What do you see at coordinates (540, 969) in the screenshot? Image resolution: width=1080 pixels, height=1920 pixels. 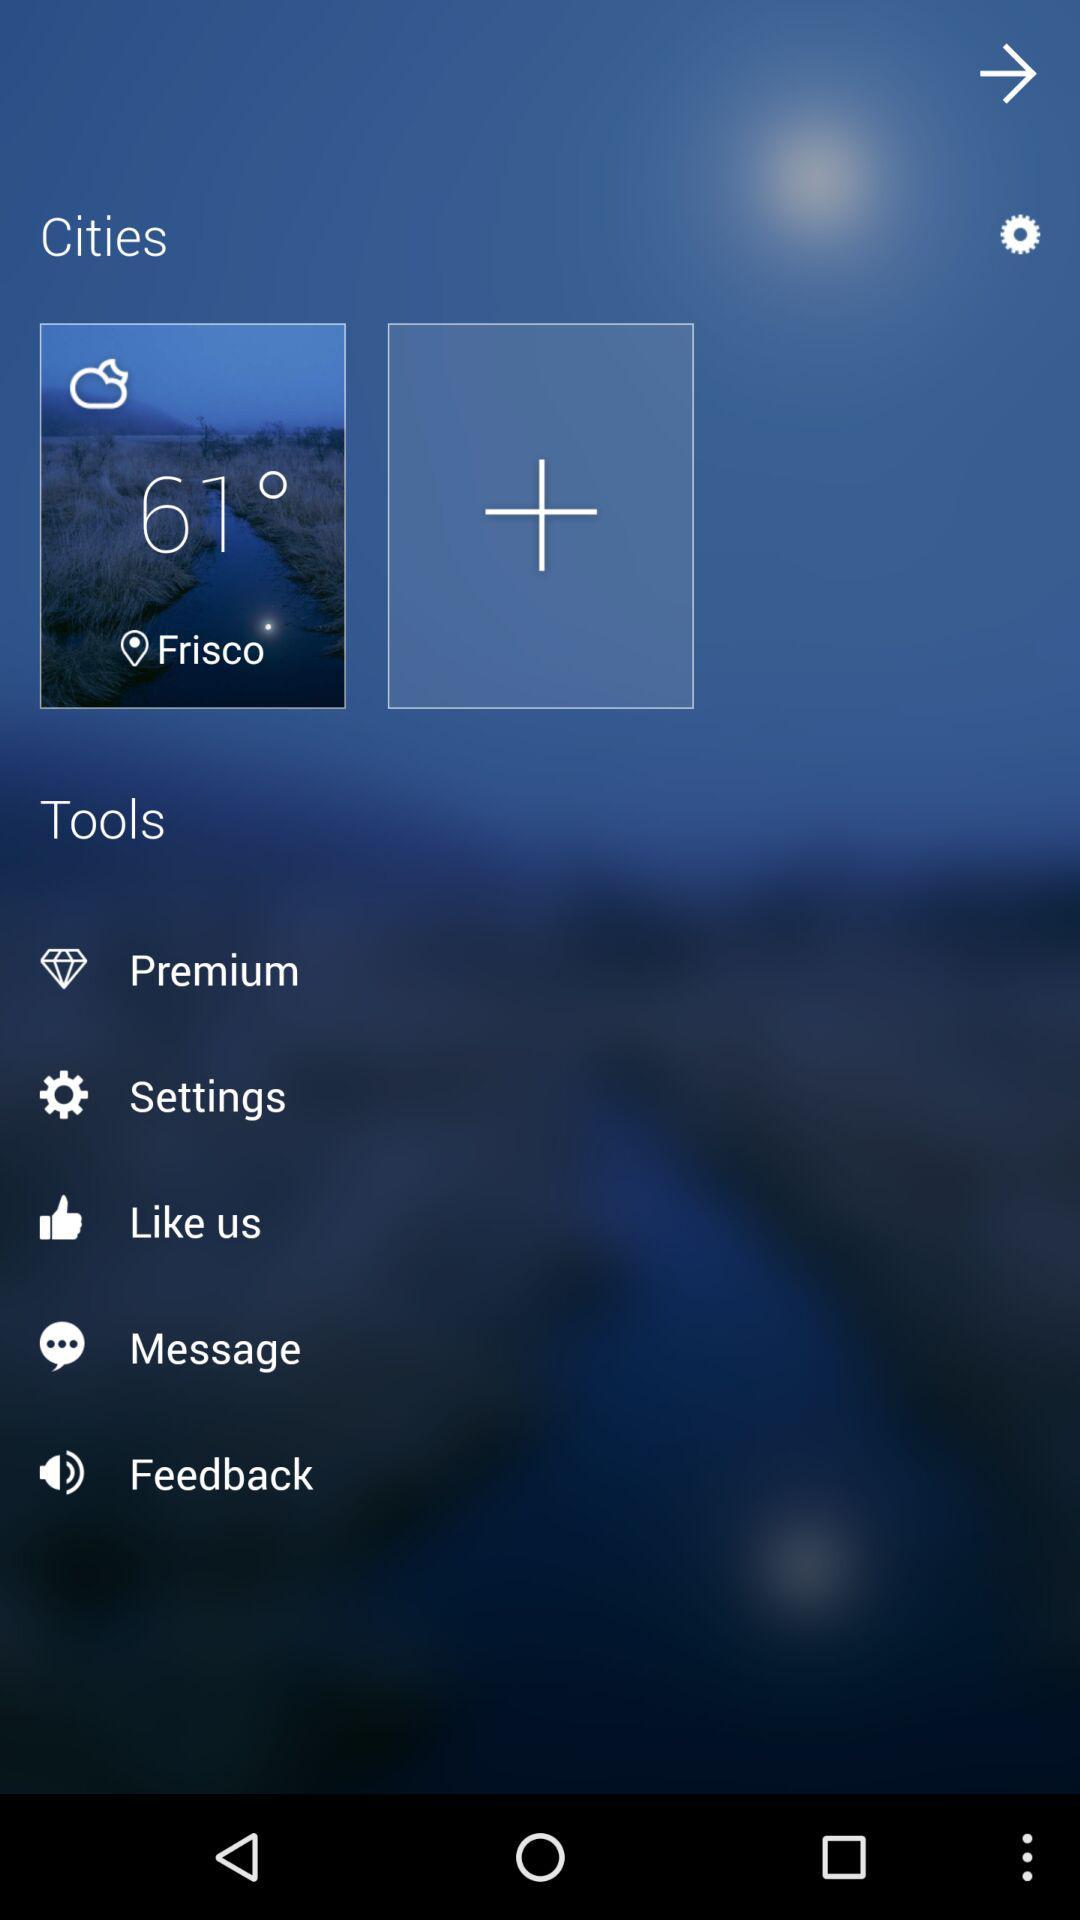 I see `the text below tools` at bounding box center [540, 969].